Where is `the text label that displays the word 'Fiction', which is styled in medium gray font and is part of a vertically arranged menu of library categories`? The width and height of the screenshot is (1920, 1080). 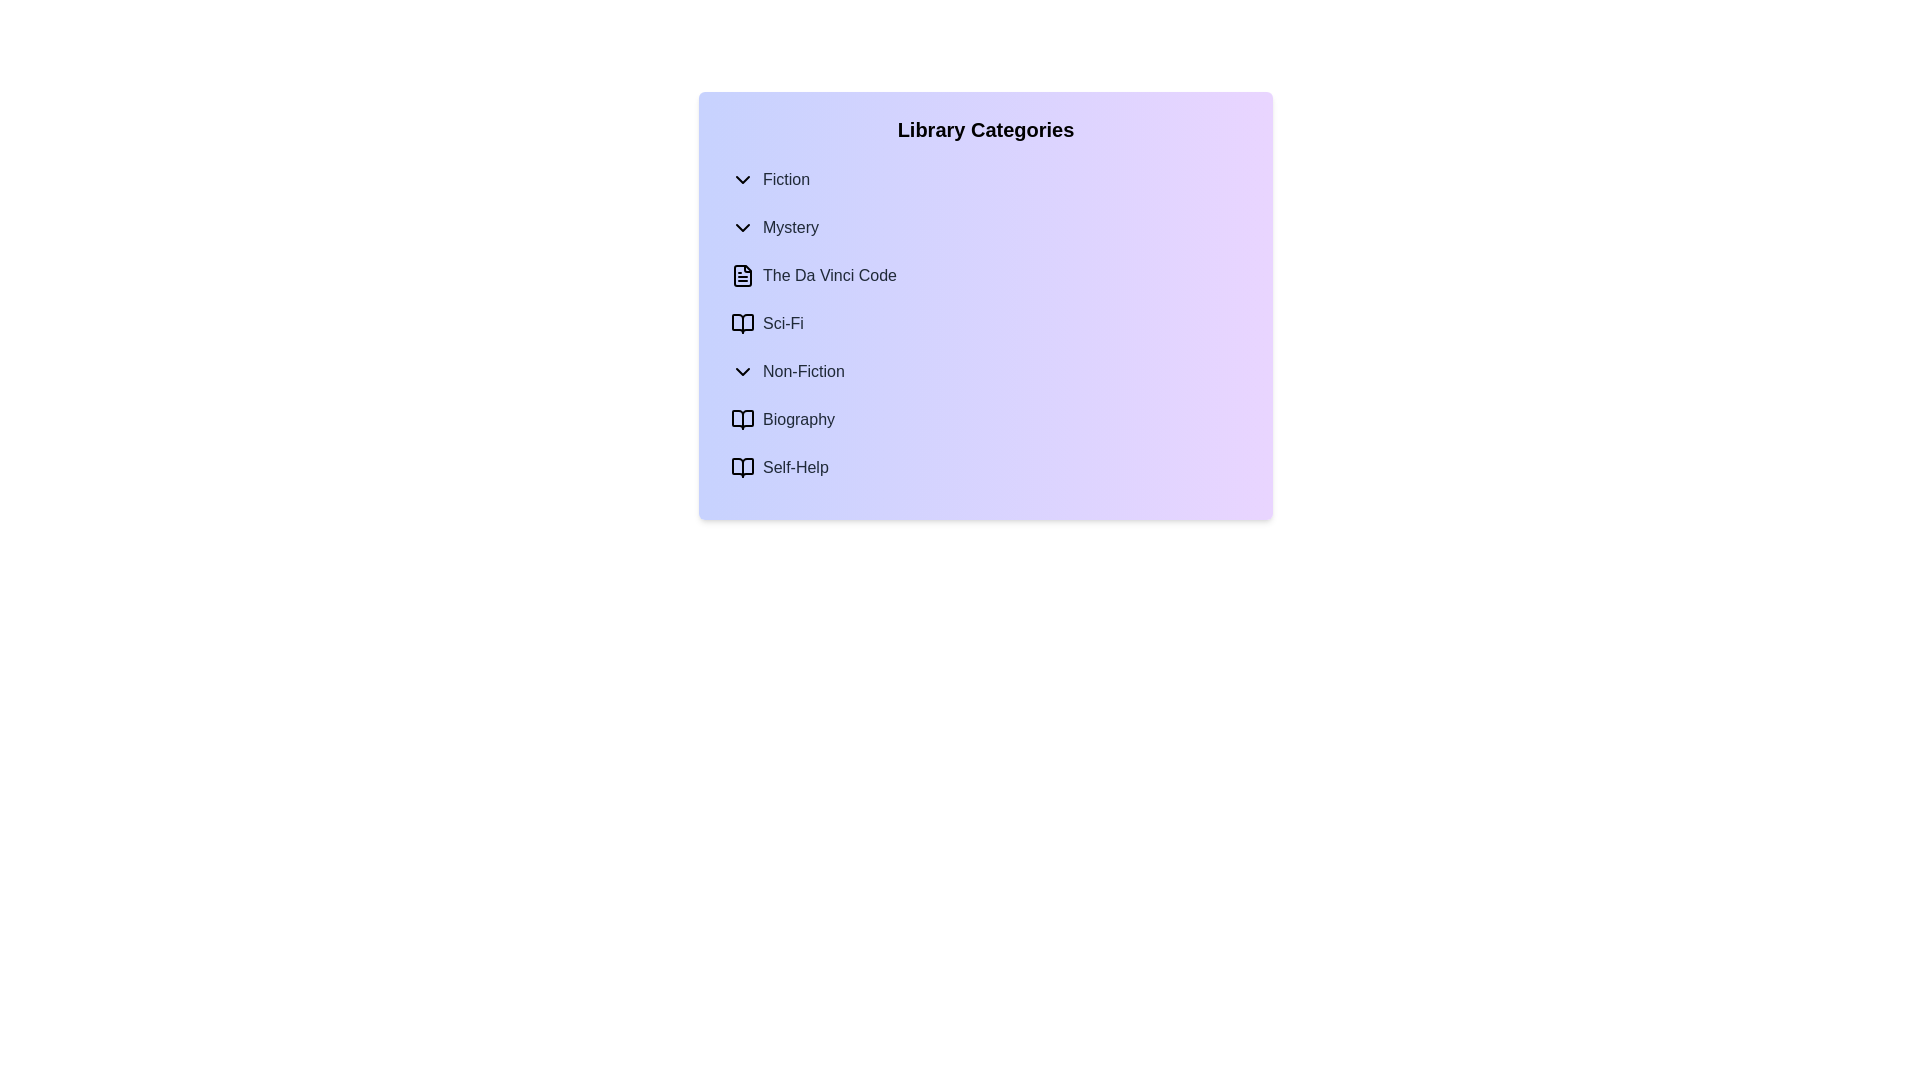 the text label that displays the word 'Fiction', which is styled in medium gray font and is part of a vertically arranged menu of library categories is located at coordinates (785, 180).